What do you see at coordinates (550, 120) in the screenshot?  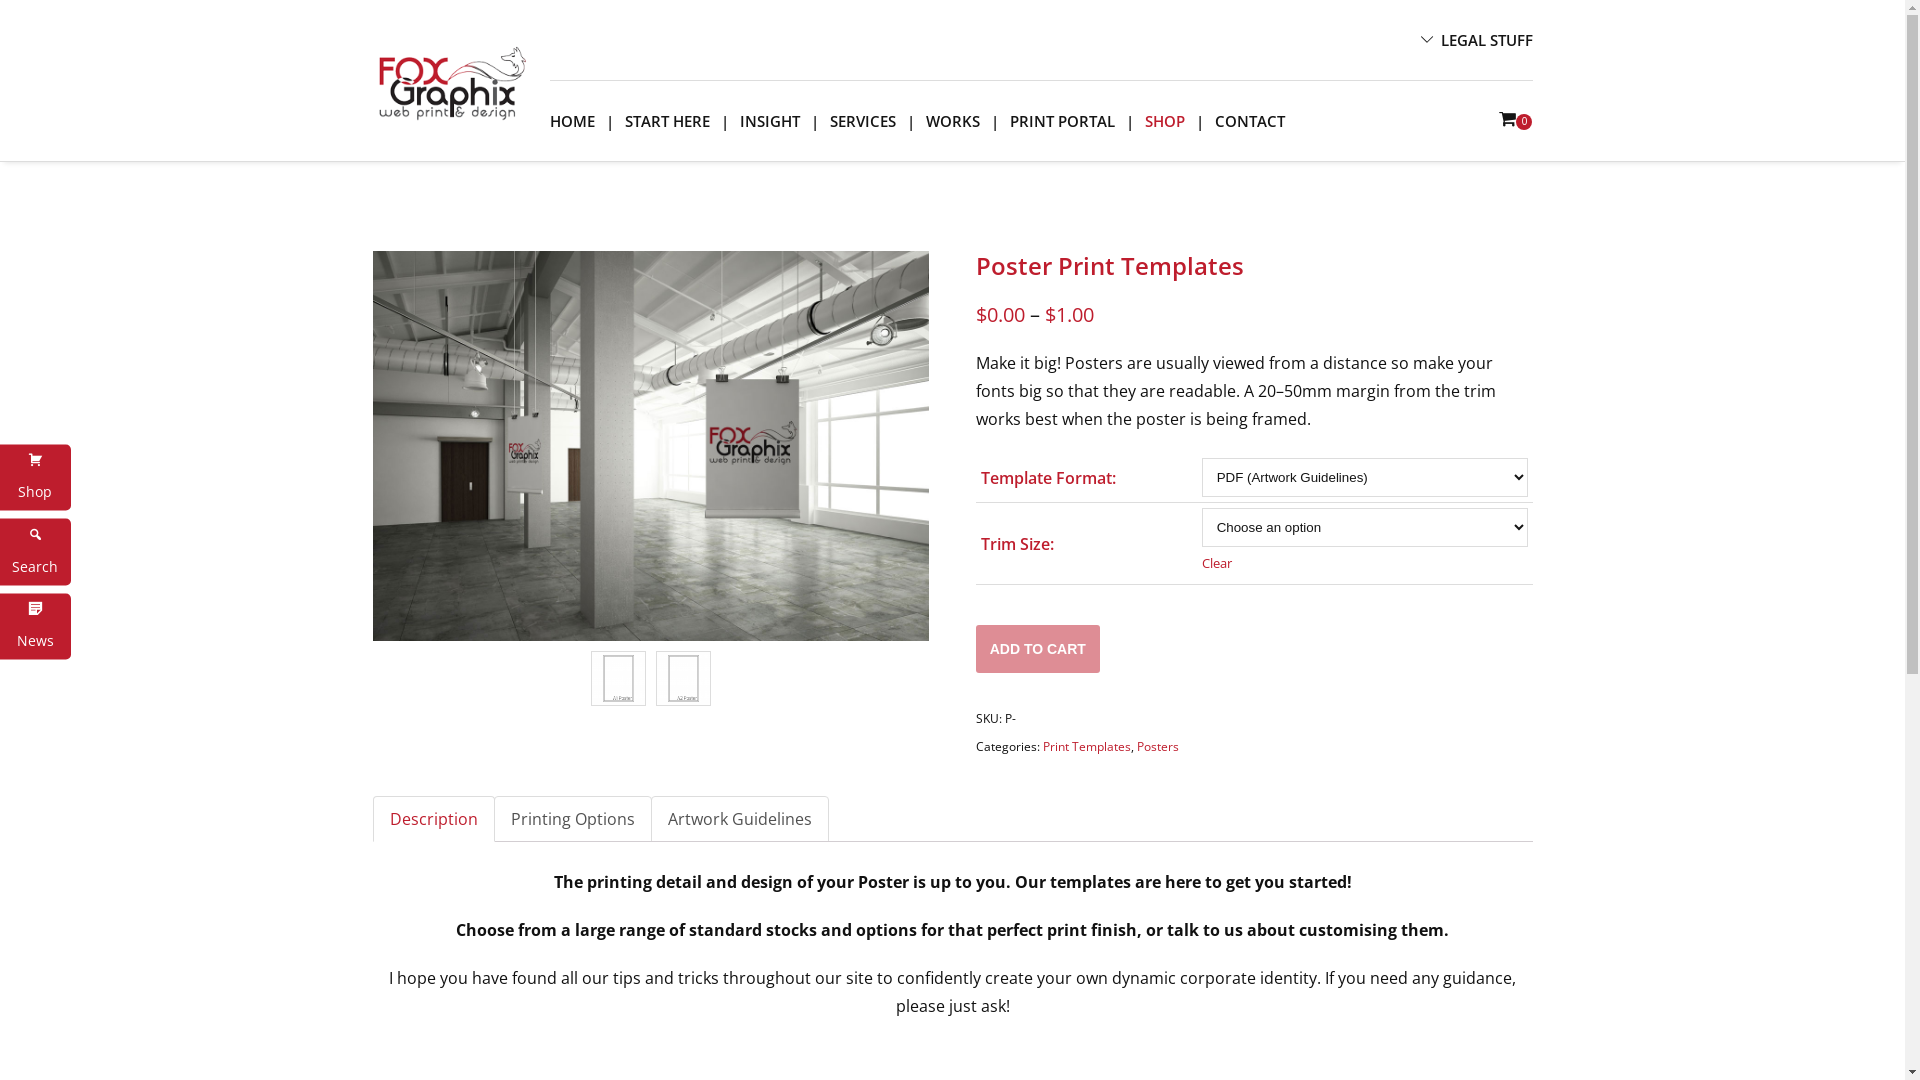 I see `'HOME'` at bounding box center [550, 120].